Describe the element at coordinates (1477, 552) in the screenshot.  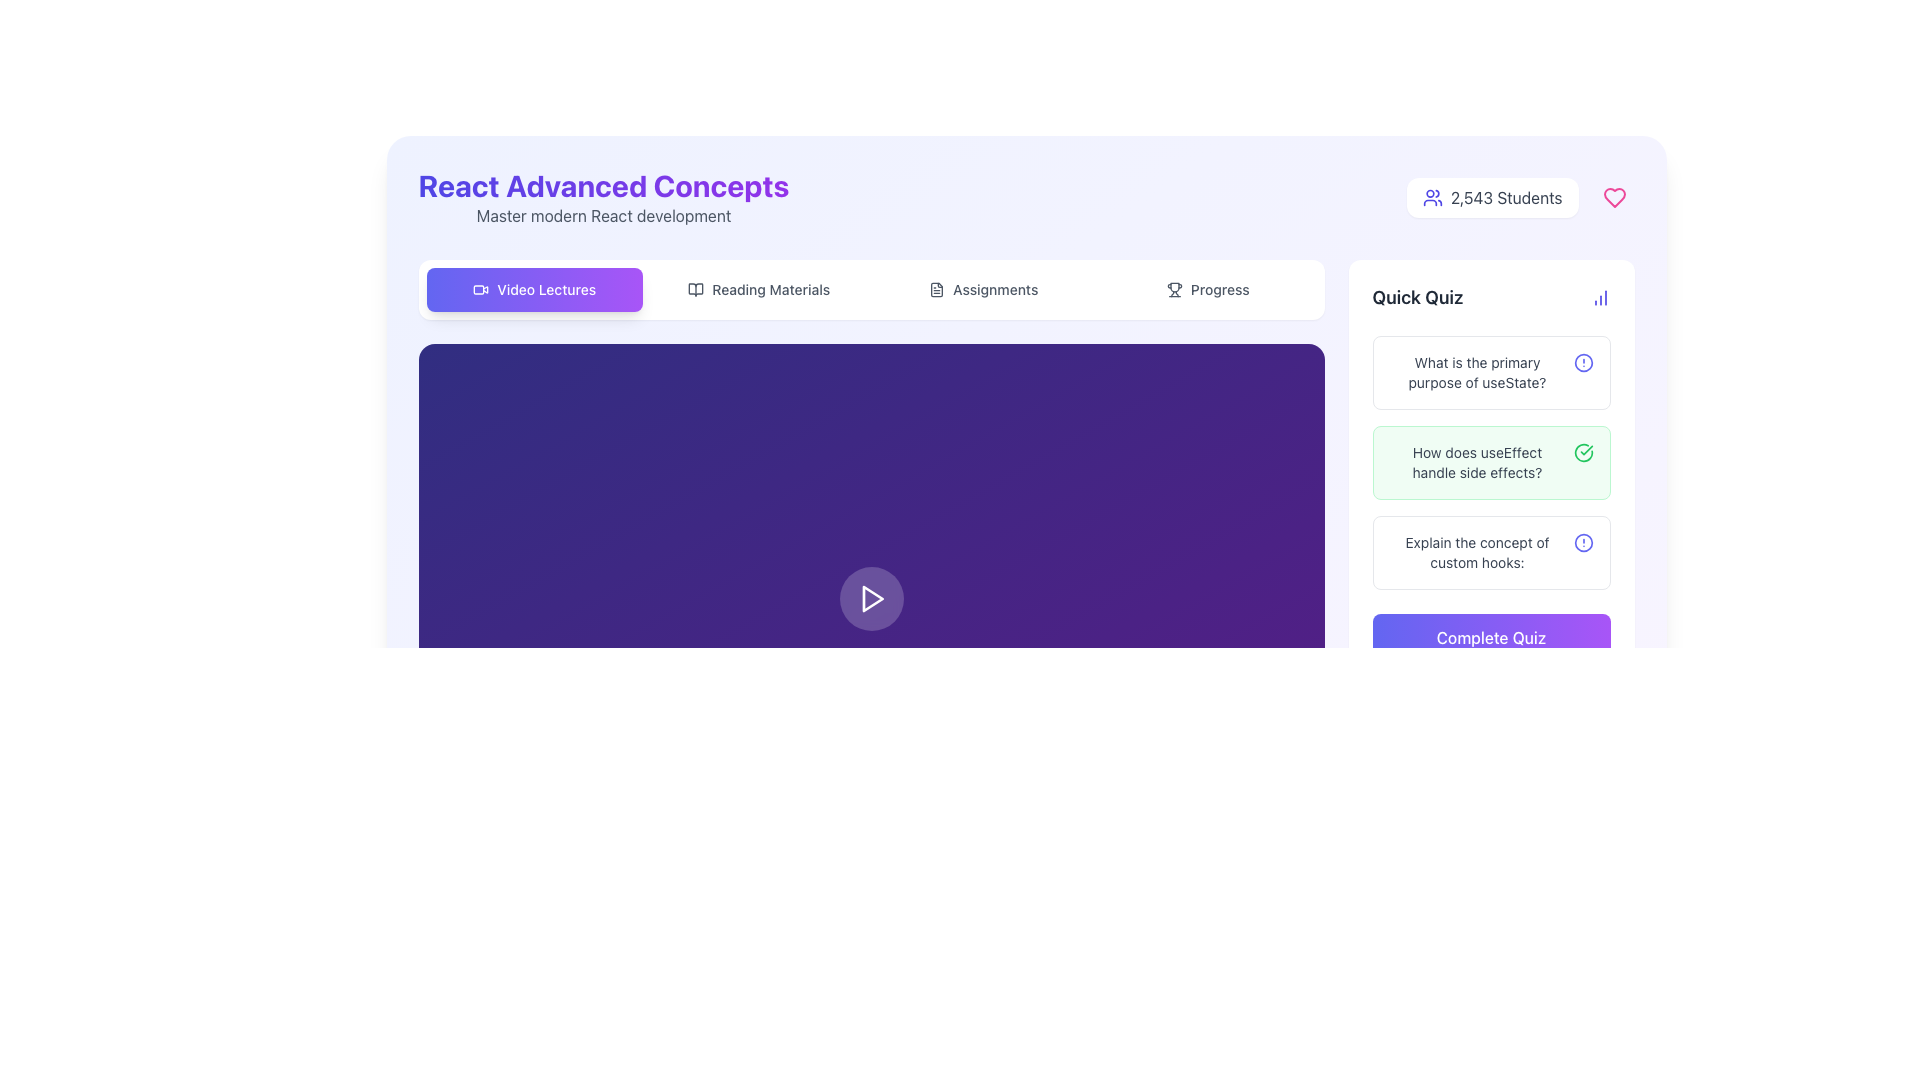
I see `the text label displaying 'Explain the concept of custom hooks:' located in the 'Quick Quiz' section, positioned between 'How does useEffect handle side effects?' and 'Complete Quiz.'` at that location.